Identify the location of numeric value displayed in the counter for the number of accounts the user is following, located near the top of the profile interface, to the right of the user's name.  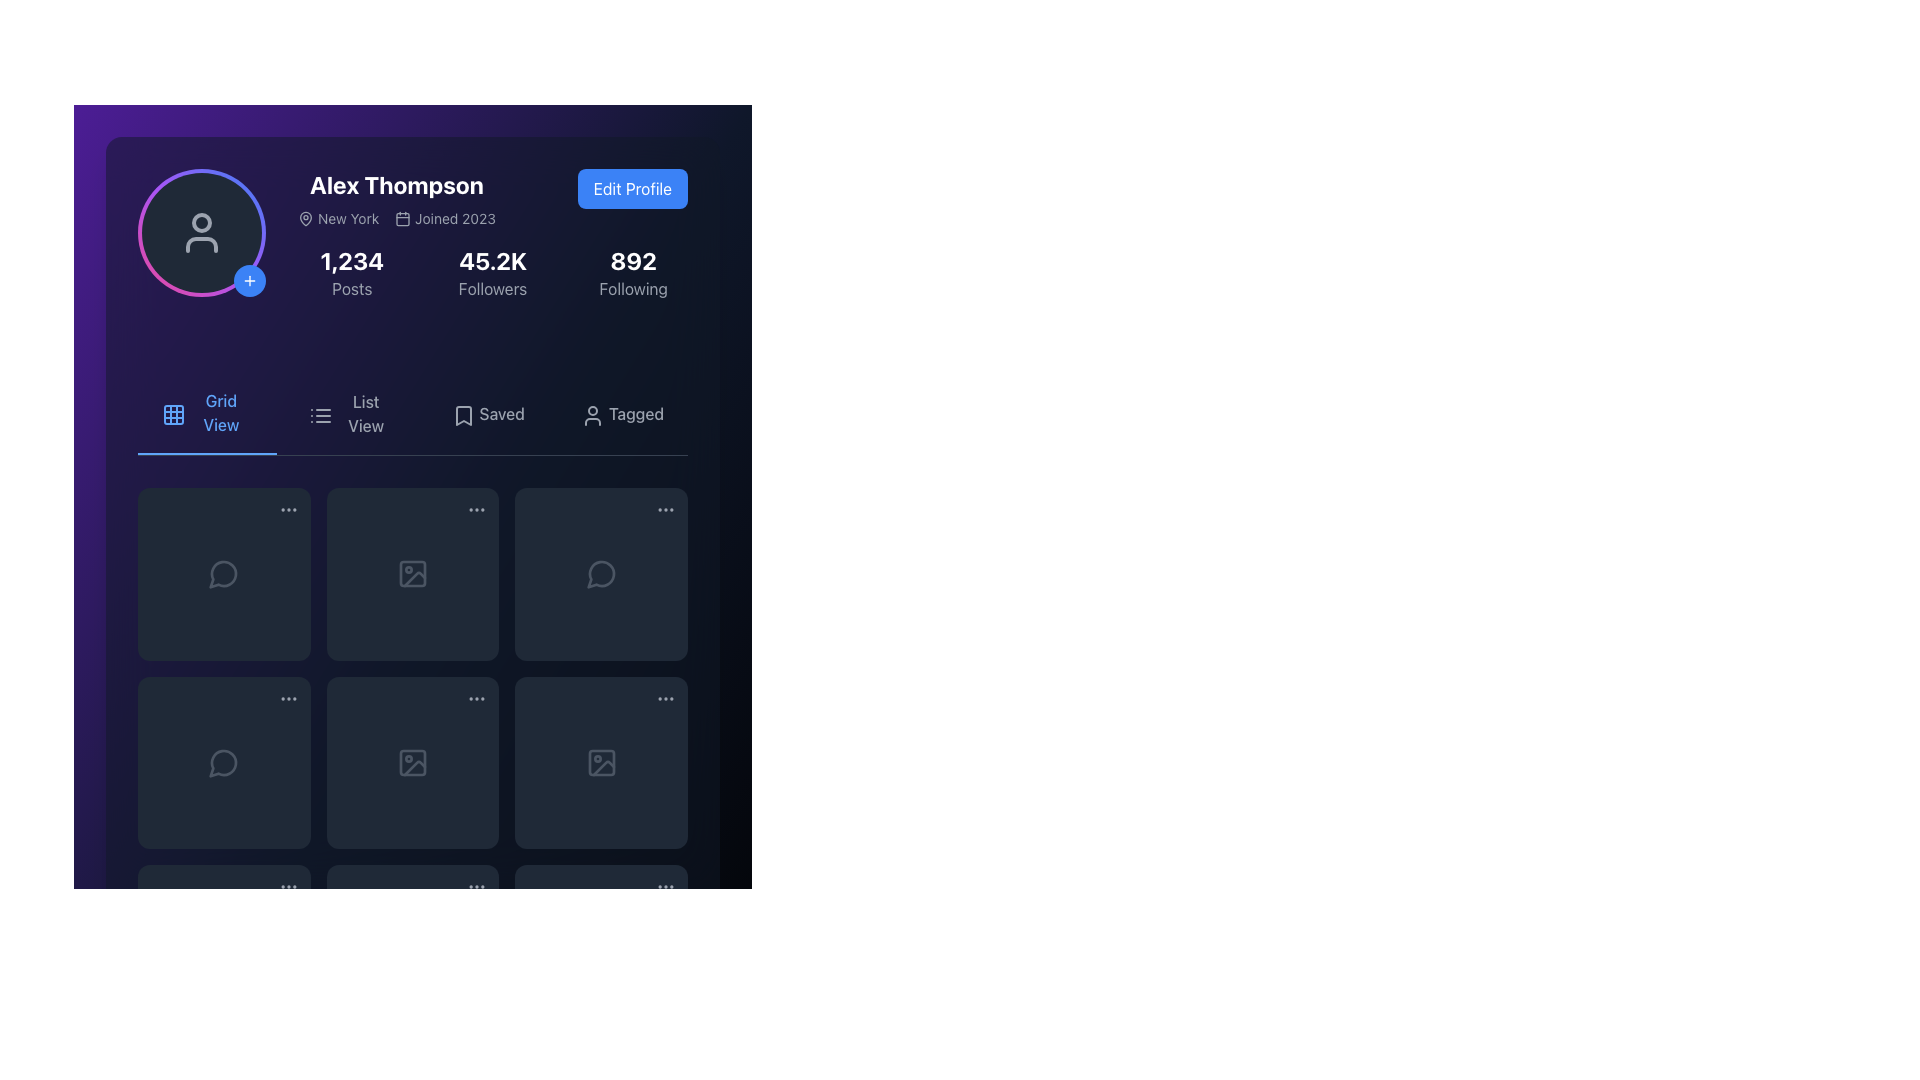
(632, 260).